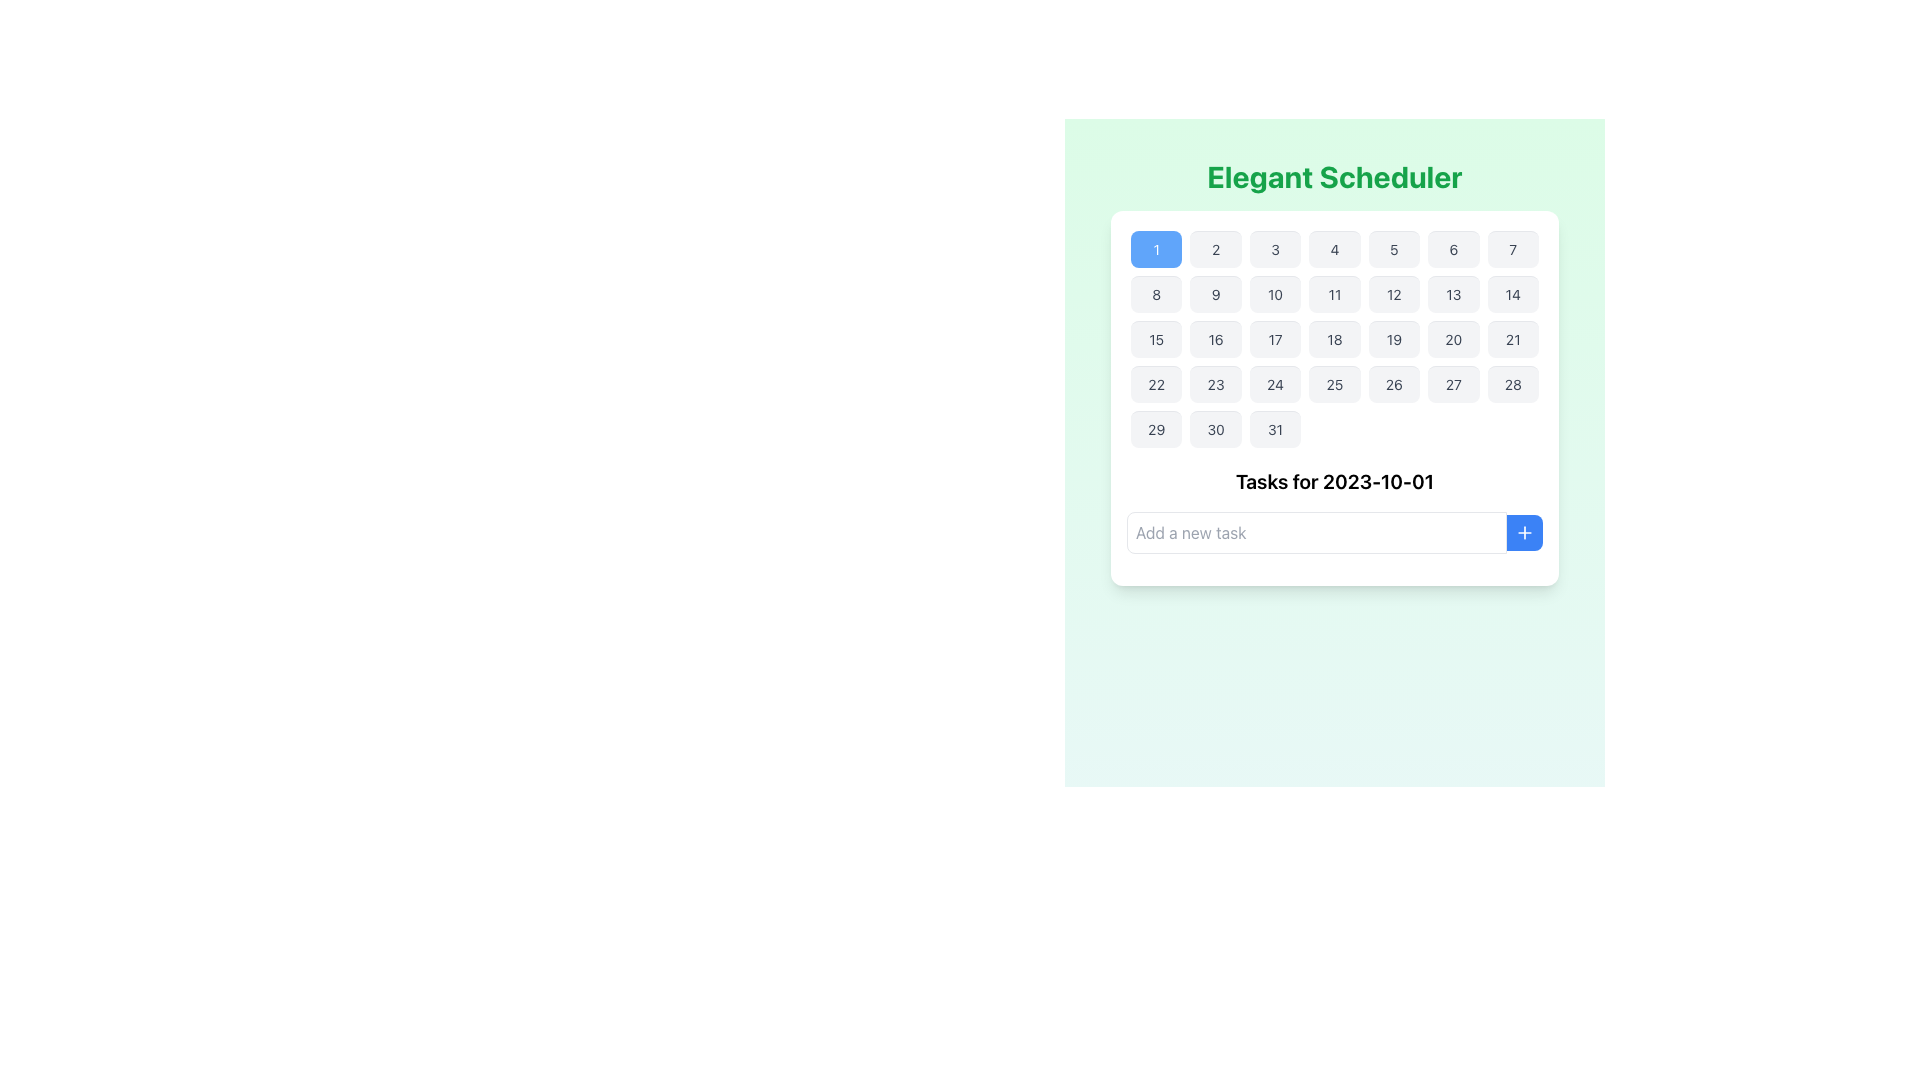  I want to click on the button labeled '30' in the calendar date selector grid, so click(1215, 428).